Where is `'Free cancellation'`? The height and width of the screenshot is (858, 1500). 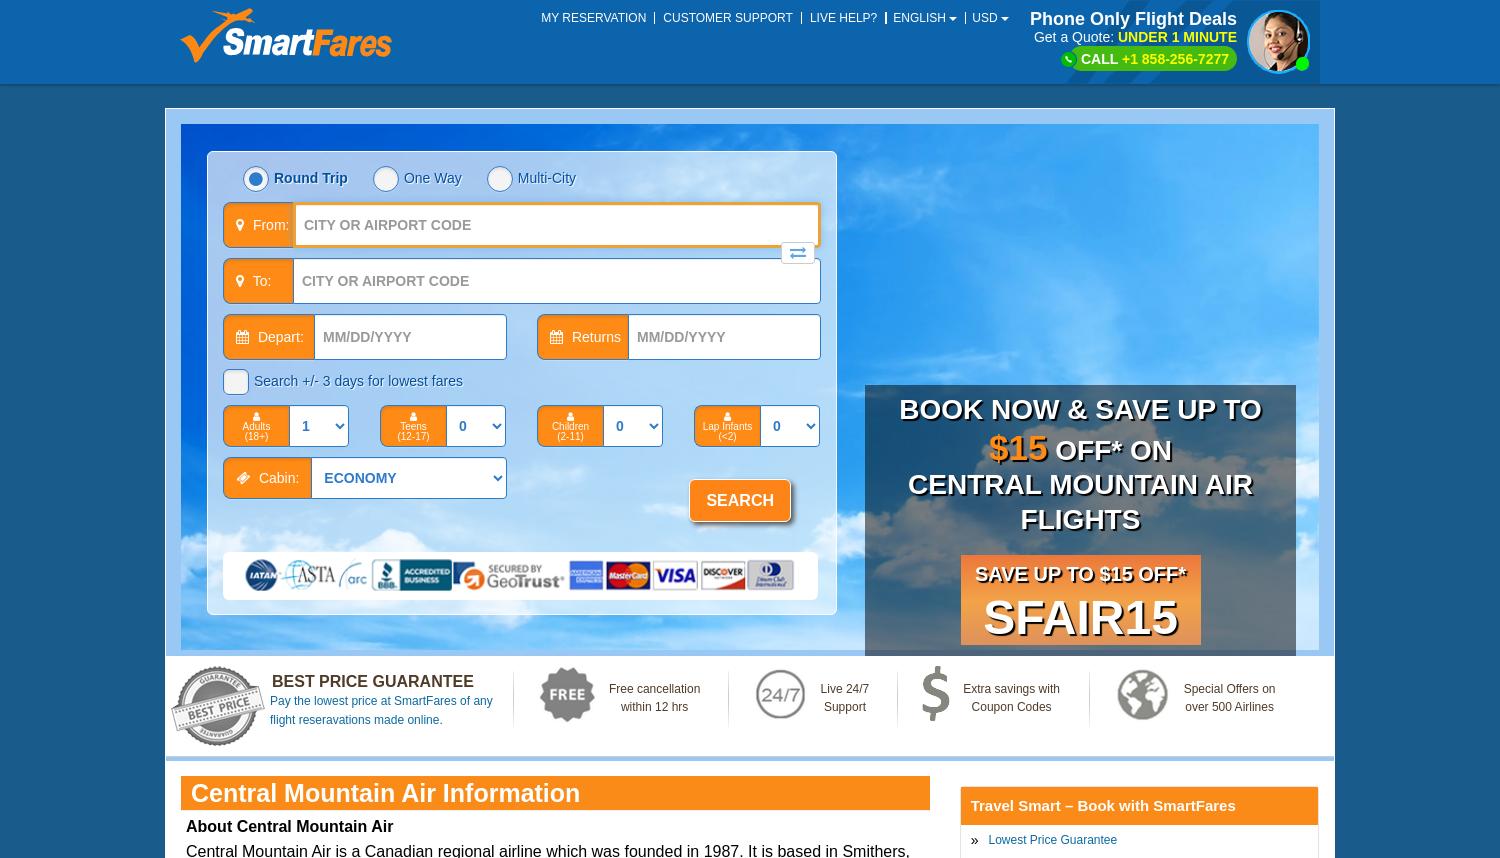
'Free cancellation' is located at coordinates (654, 688).